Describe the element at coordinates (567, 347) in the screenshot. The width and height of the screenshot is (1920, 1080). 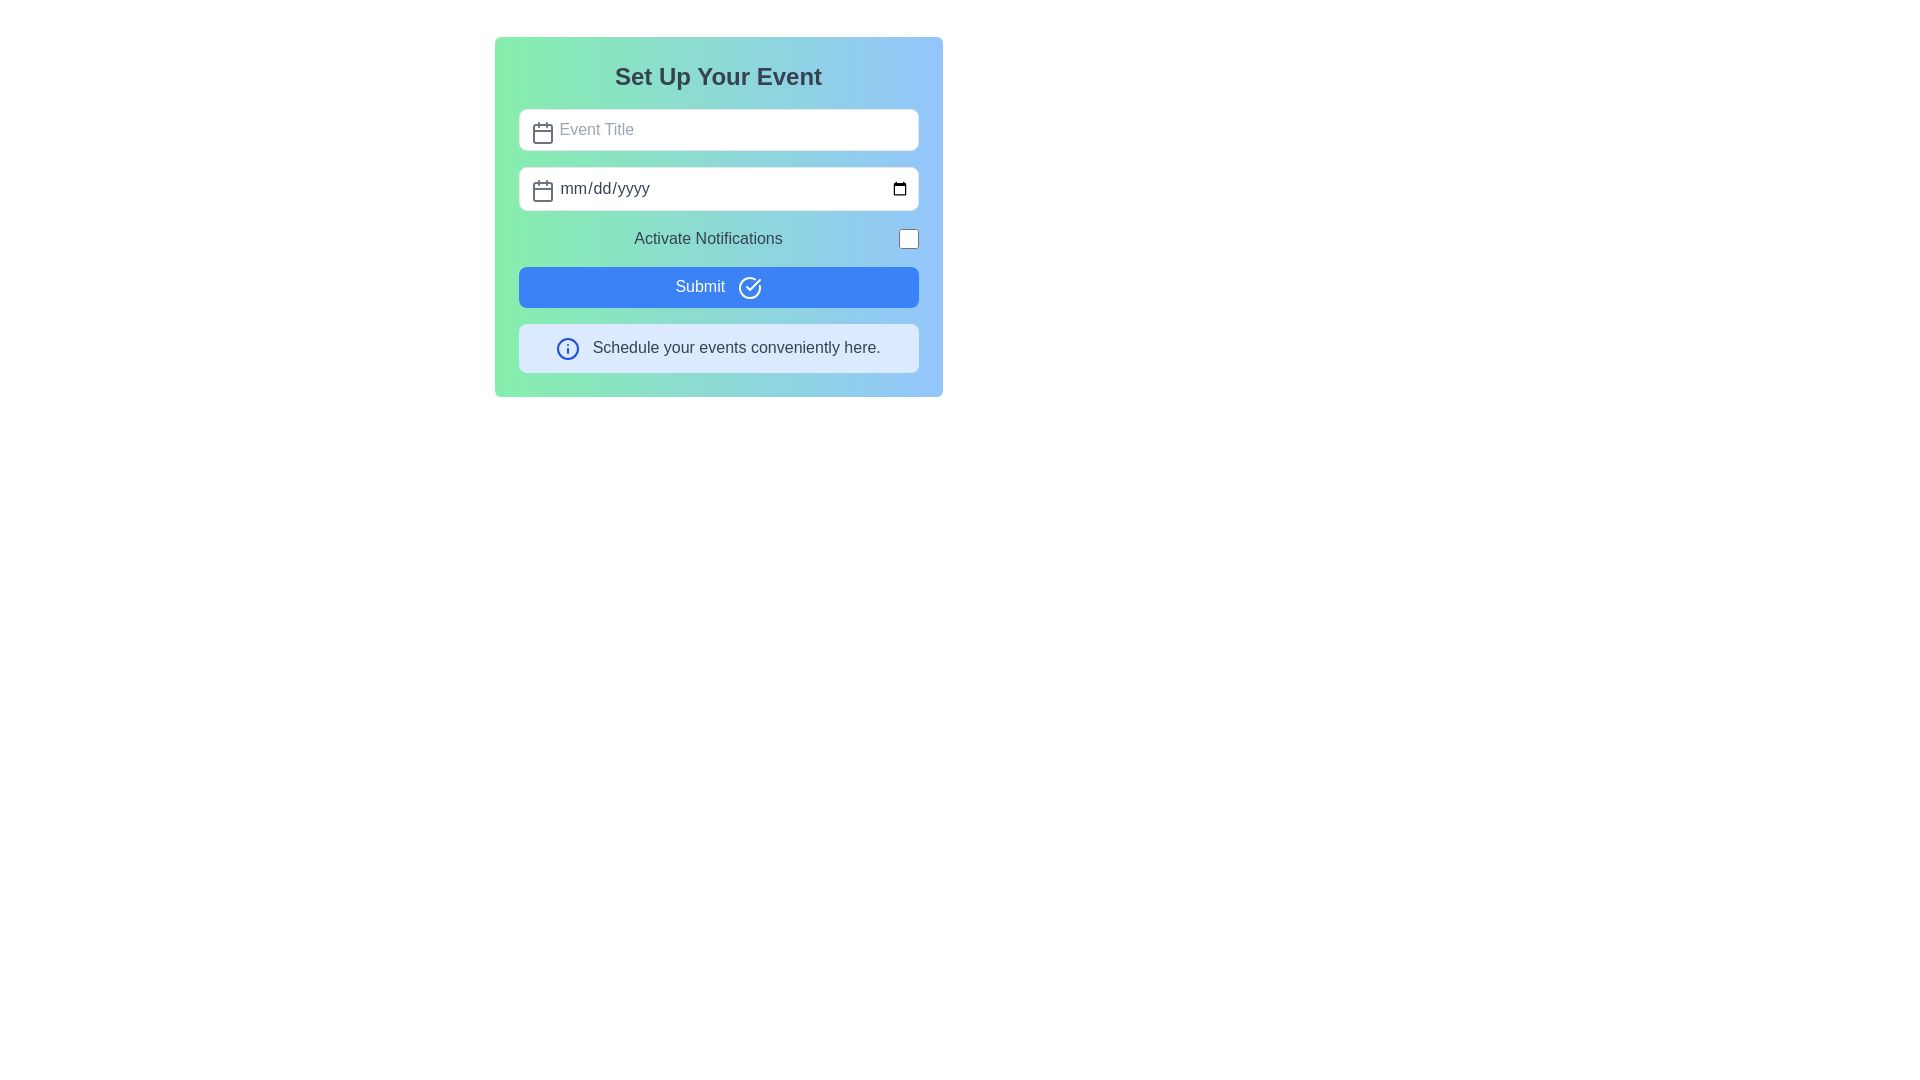
I see `the informational icon represented by a circle` at that location.